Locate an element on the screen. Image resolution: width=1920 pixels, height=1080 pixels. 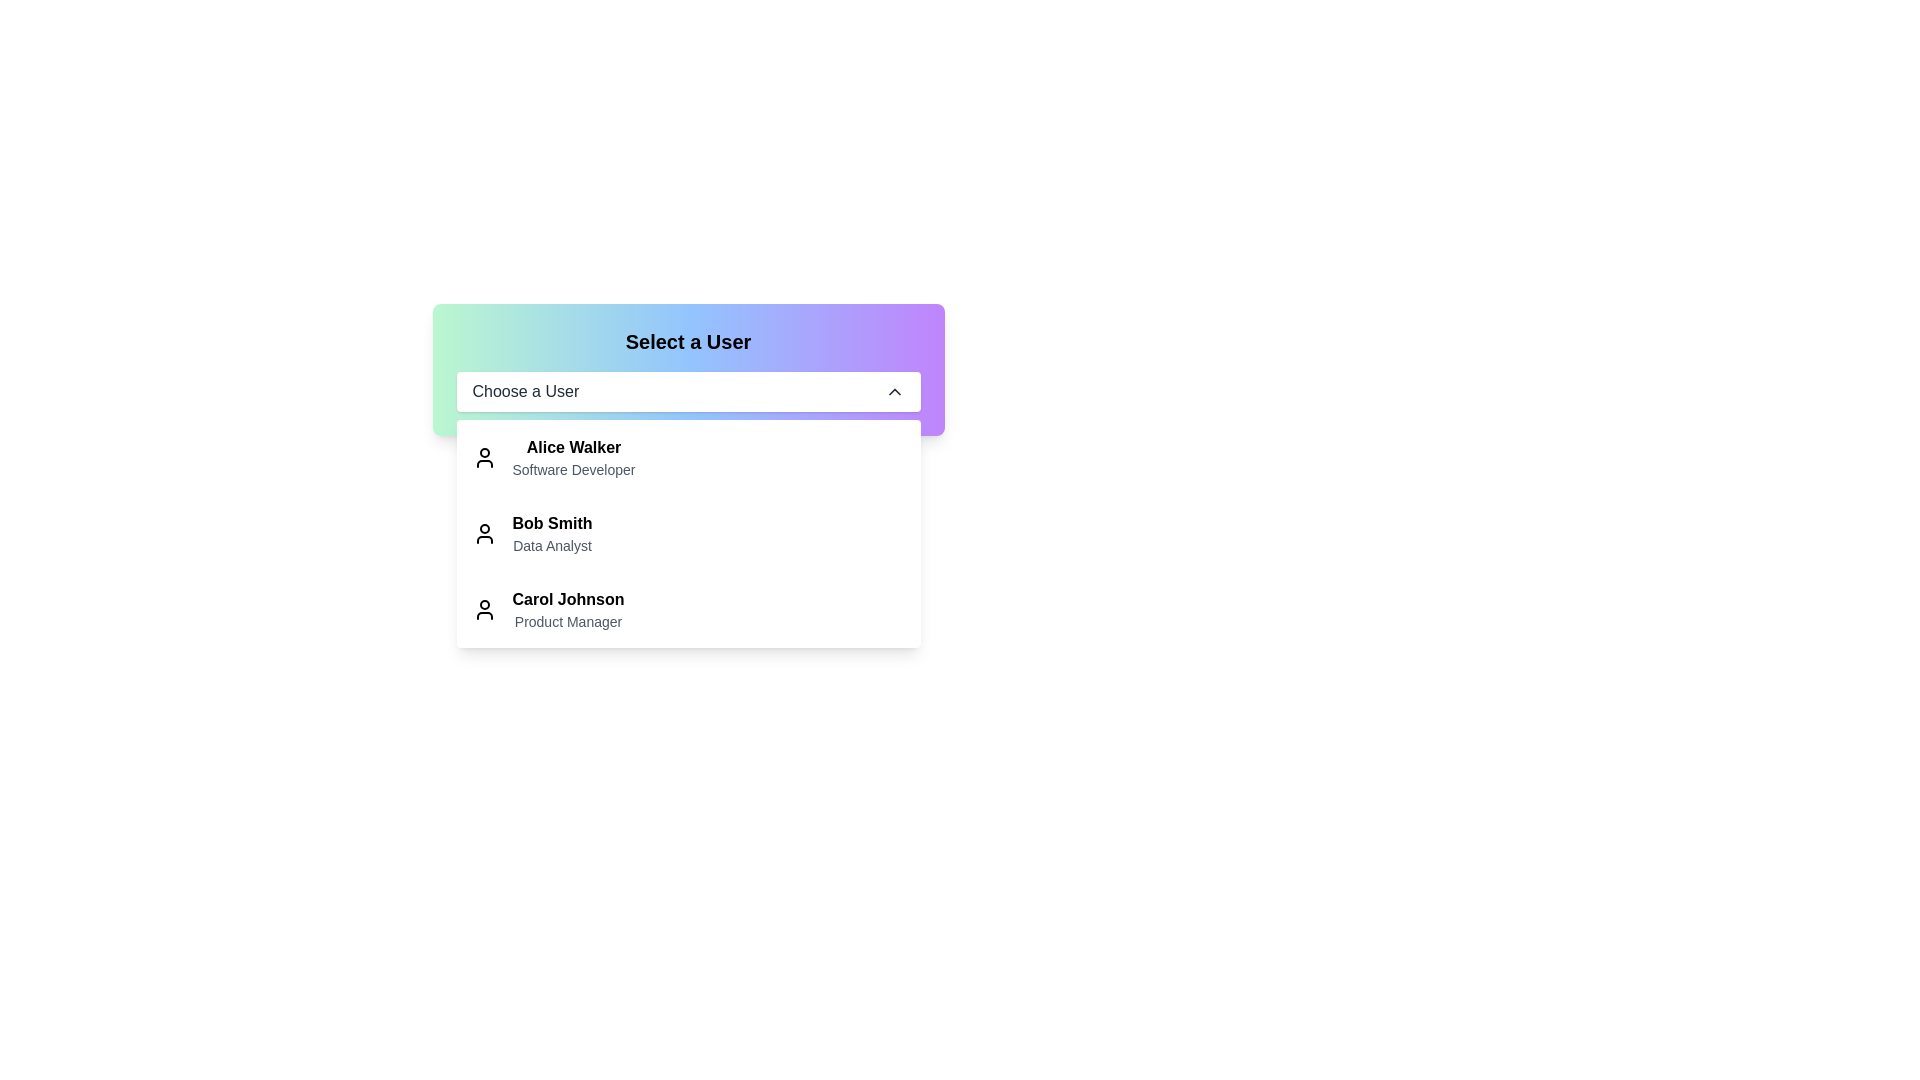
the Text Label displaying the user's name is located at coordinates (567, 599).